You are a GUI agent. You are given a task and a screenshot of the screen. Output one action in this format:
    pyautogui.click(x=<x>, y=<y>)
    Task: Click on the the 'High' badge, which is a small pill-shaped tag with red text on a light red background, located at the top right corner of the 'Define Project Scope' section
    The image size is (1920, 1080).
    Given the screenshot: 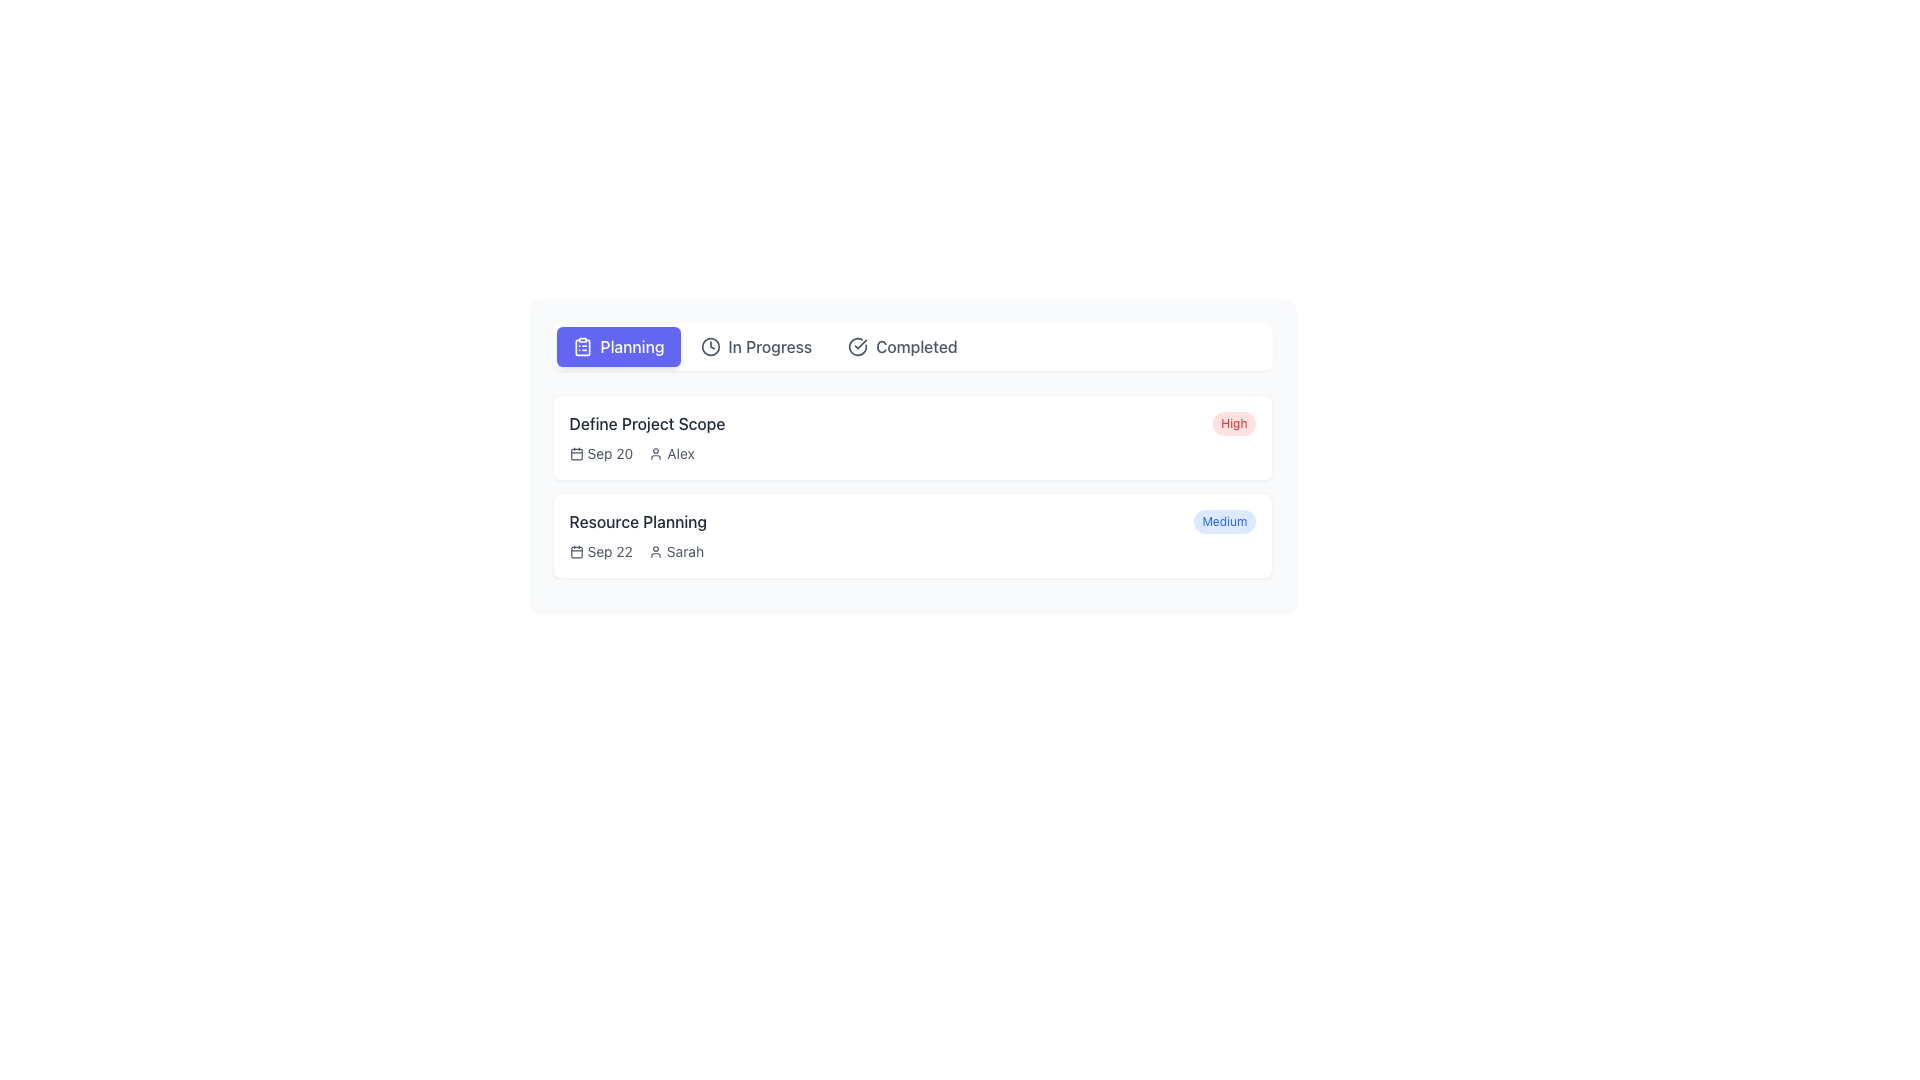 What is the action you would take?
    pyautogui.click(x=1233, y=423)
    